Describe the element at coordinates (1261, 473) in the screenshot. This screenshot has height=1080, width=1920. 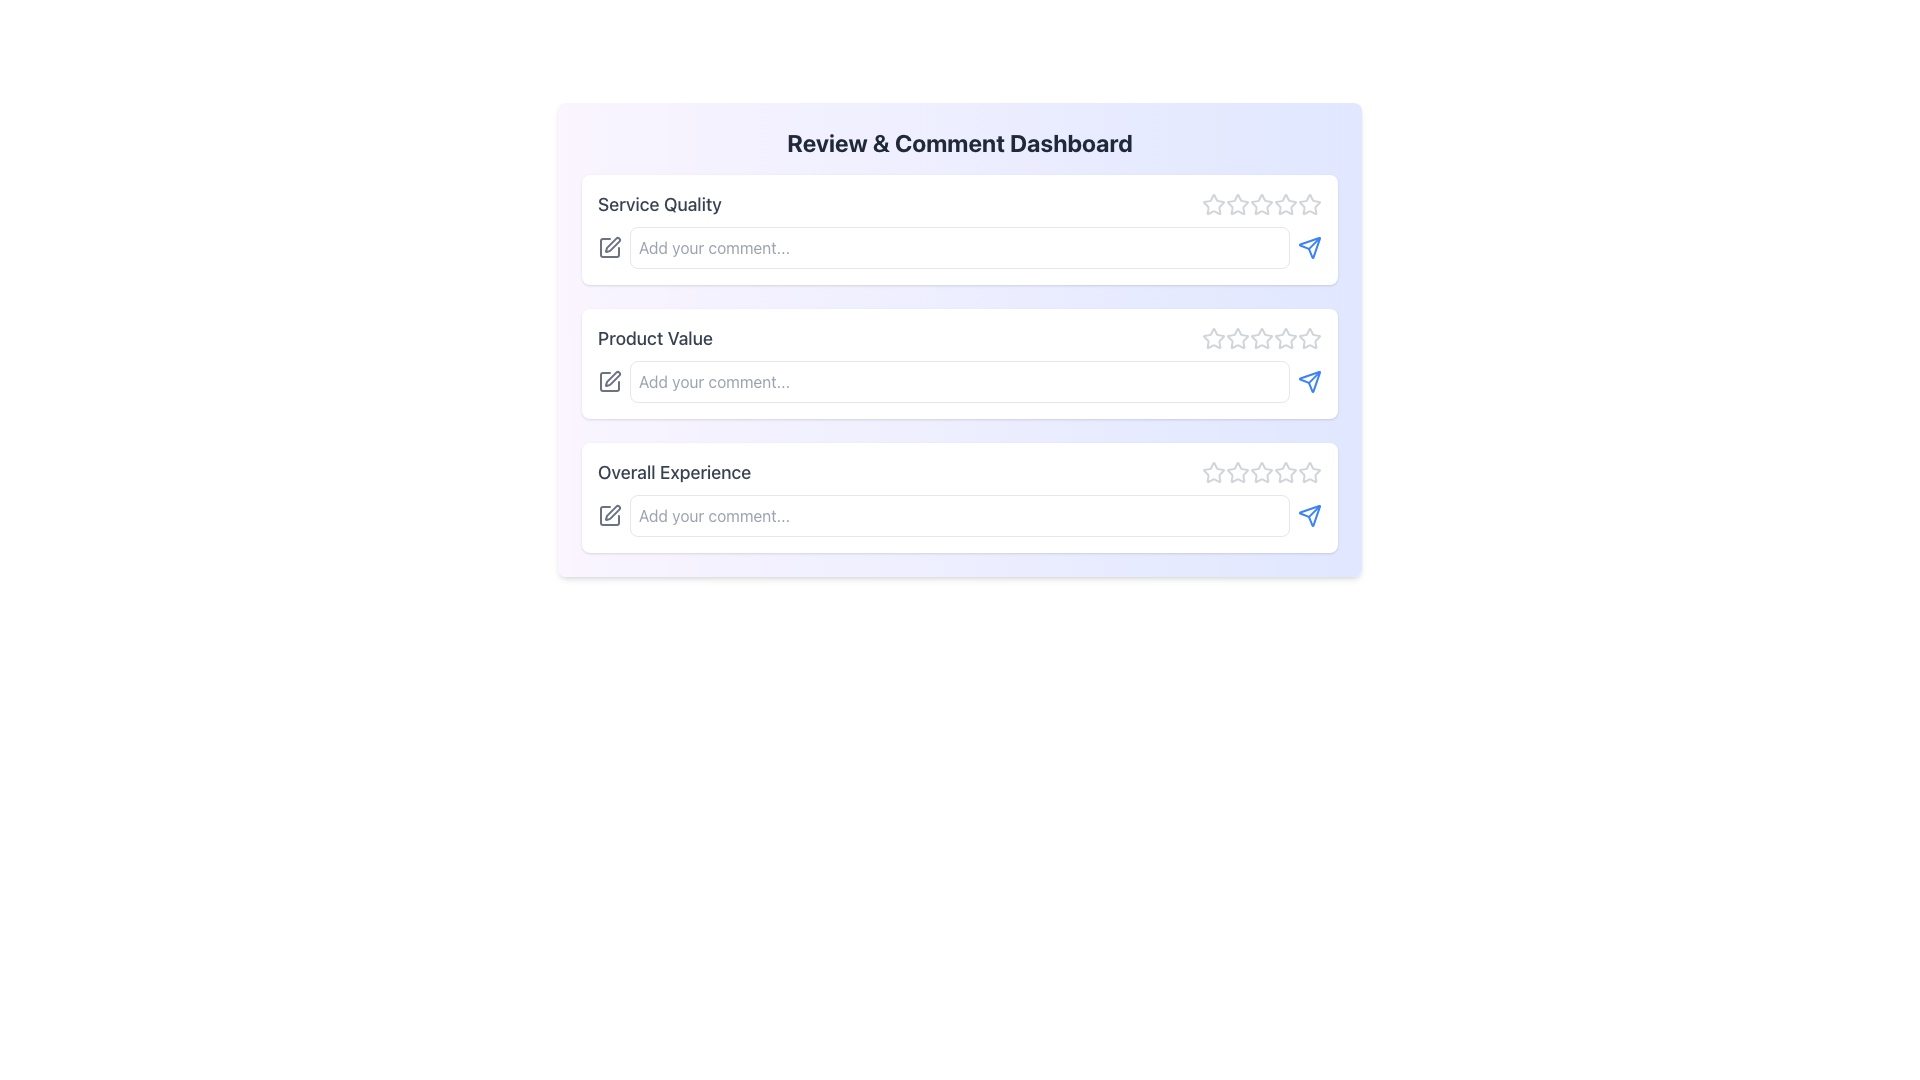
I see `the third star in the five-star rating system for 'Overall Experience'` at that location.